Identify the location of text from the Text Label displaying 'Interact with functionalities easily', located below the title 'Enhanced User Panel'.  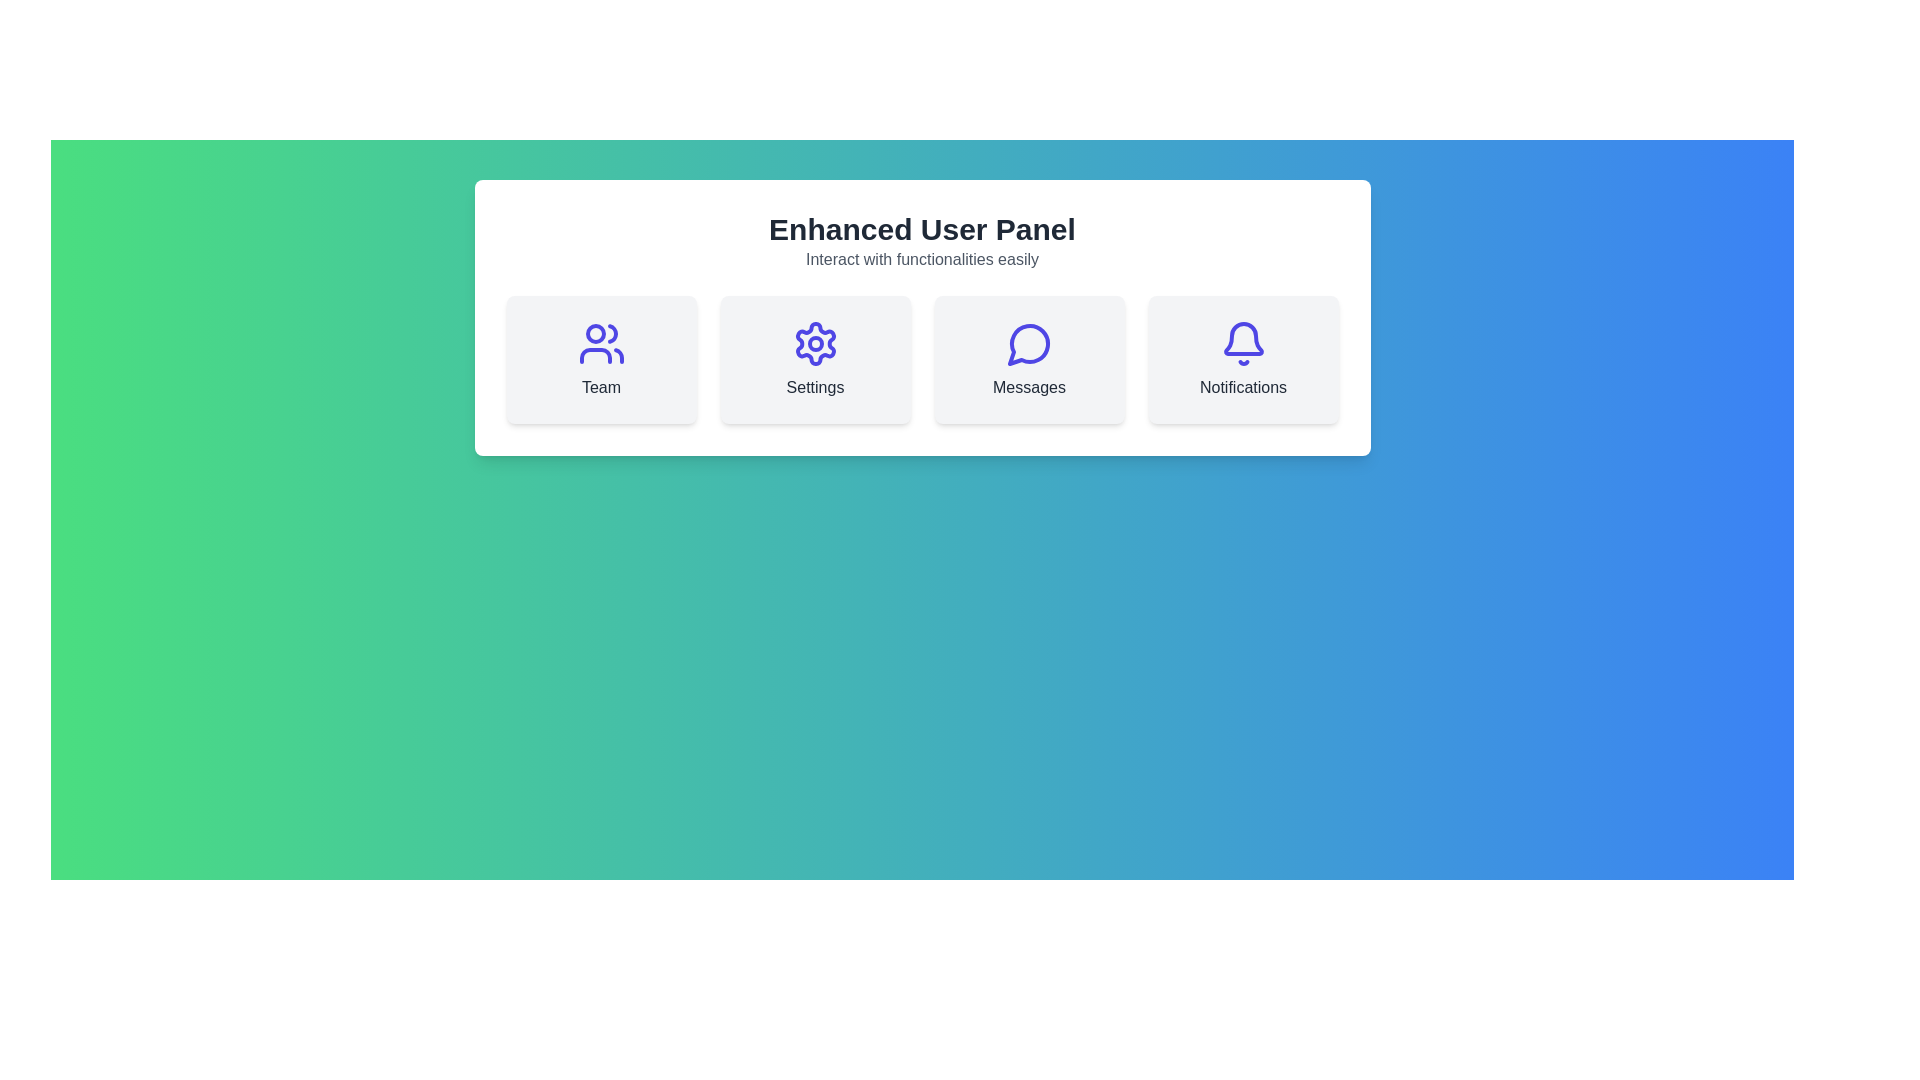
(921, 258).